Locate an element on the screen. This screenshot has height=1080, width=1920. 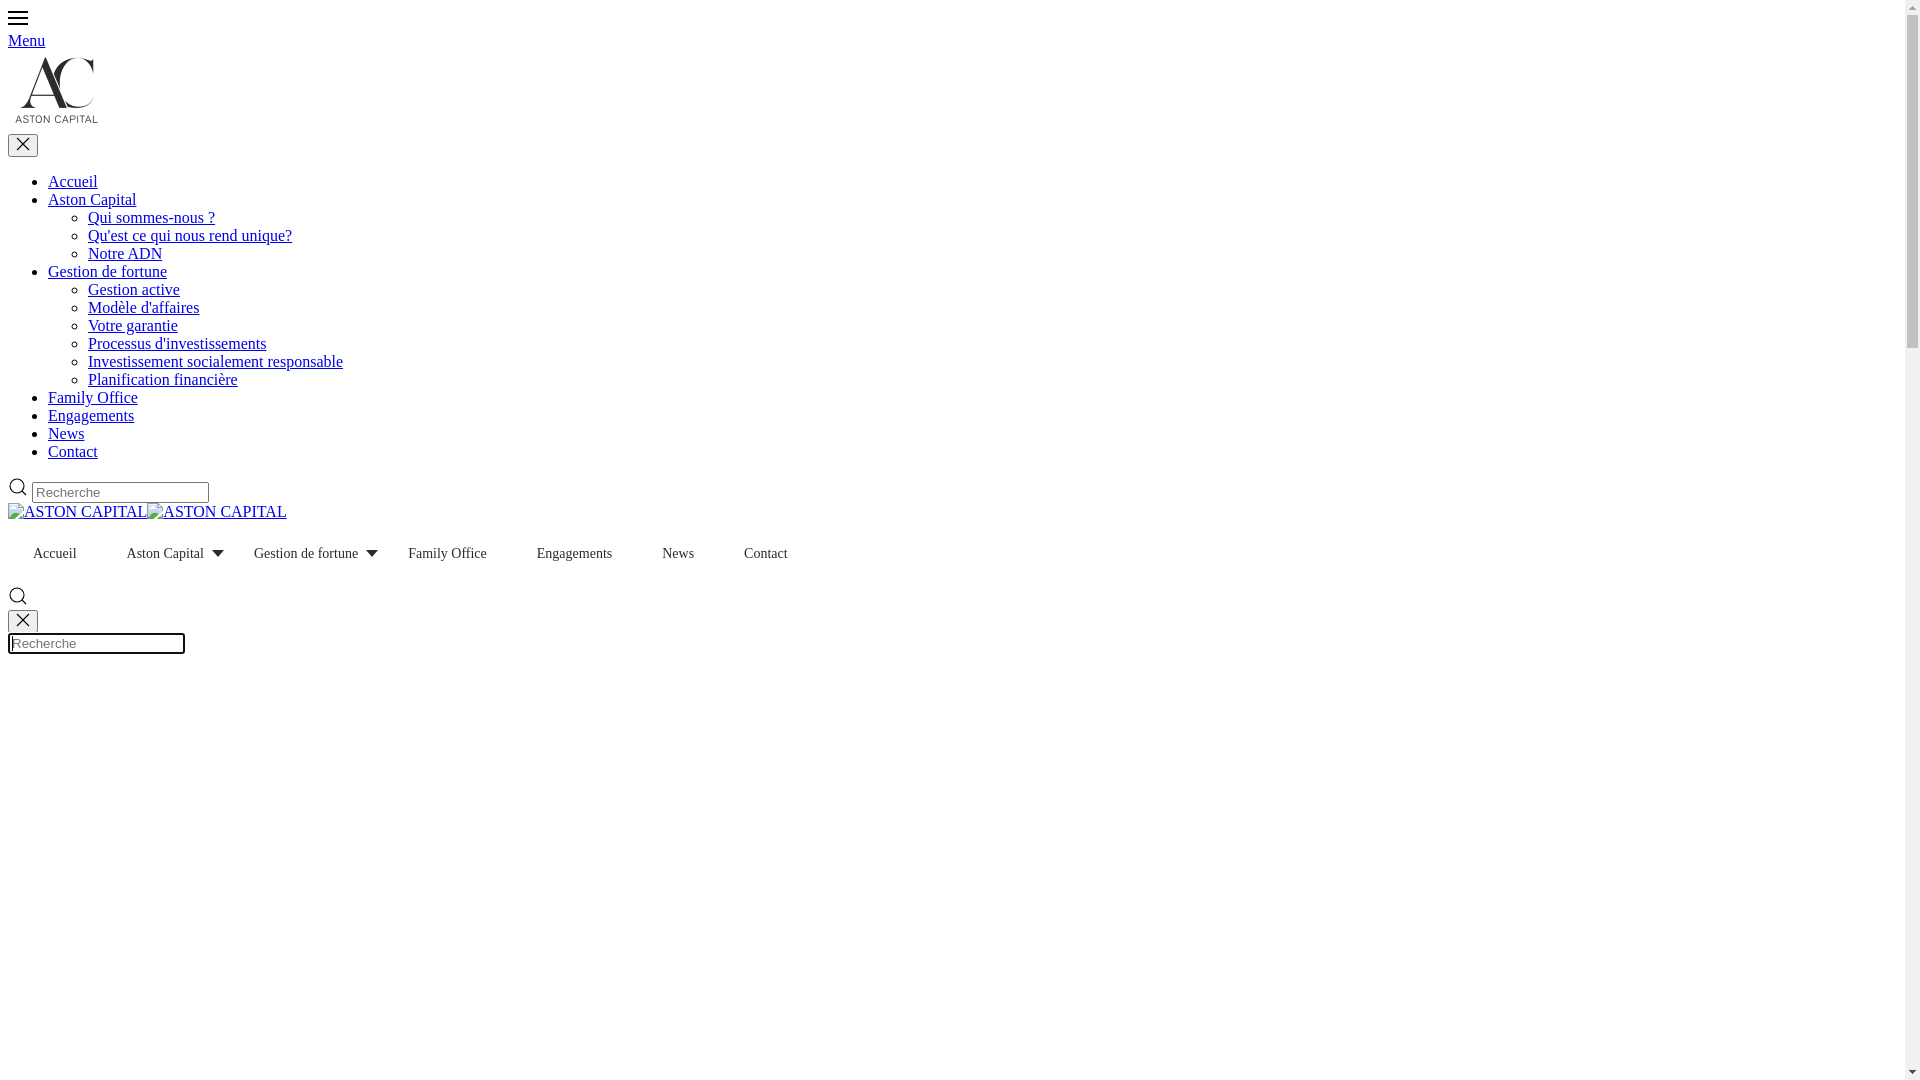
'Processus d'investissements' is located at coordinates (177, 342).